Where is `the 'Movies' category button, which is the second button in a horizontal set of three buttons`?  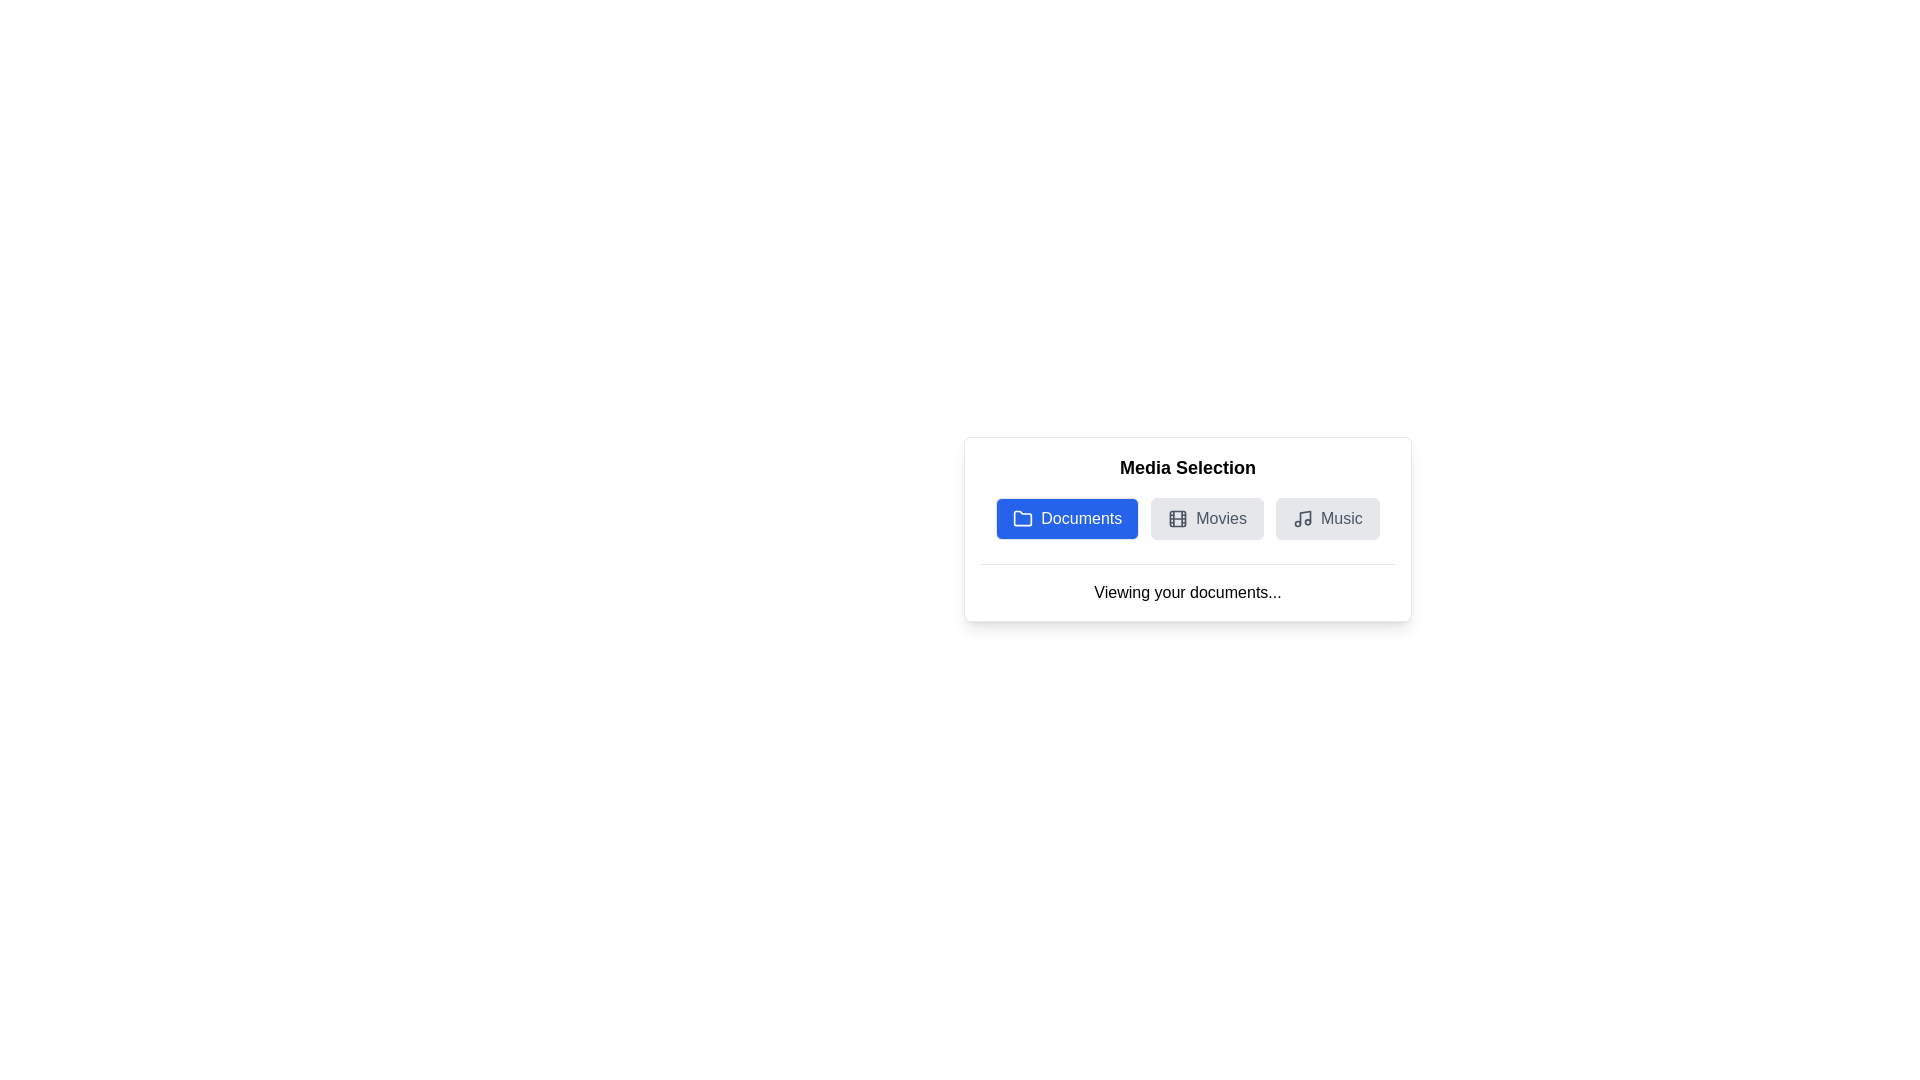 the 'Movies' category button, which is the second button in a horizontal set of three buttons is located at coordinates (1206, 518).